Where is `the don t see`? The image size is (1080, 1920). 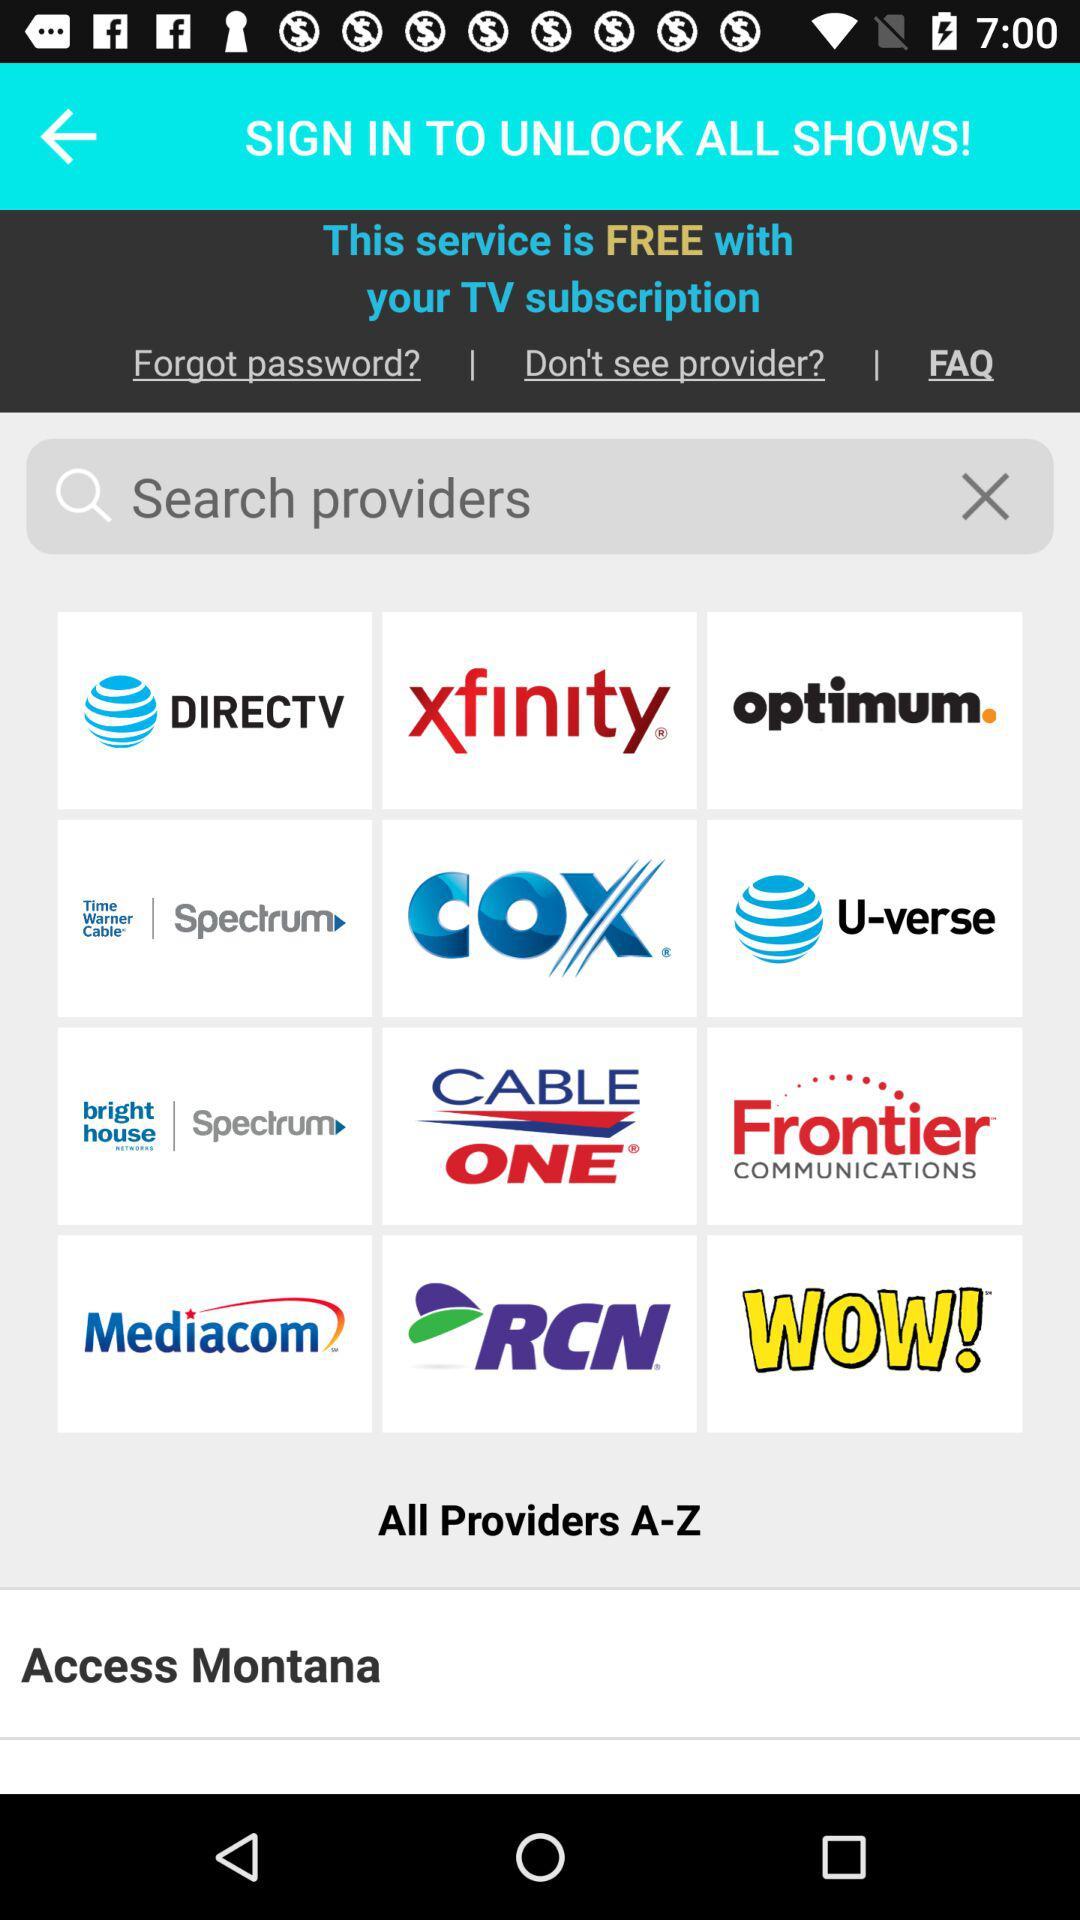
the don t see is located at coordinates (651, 361).